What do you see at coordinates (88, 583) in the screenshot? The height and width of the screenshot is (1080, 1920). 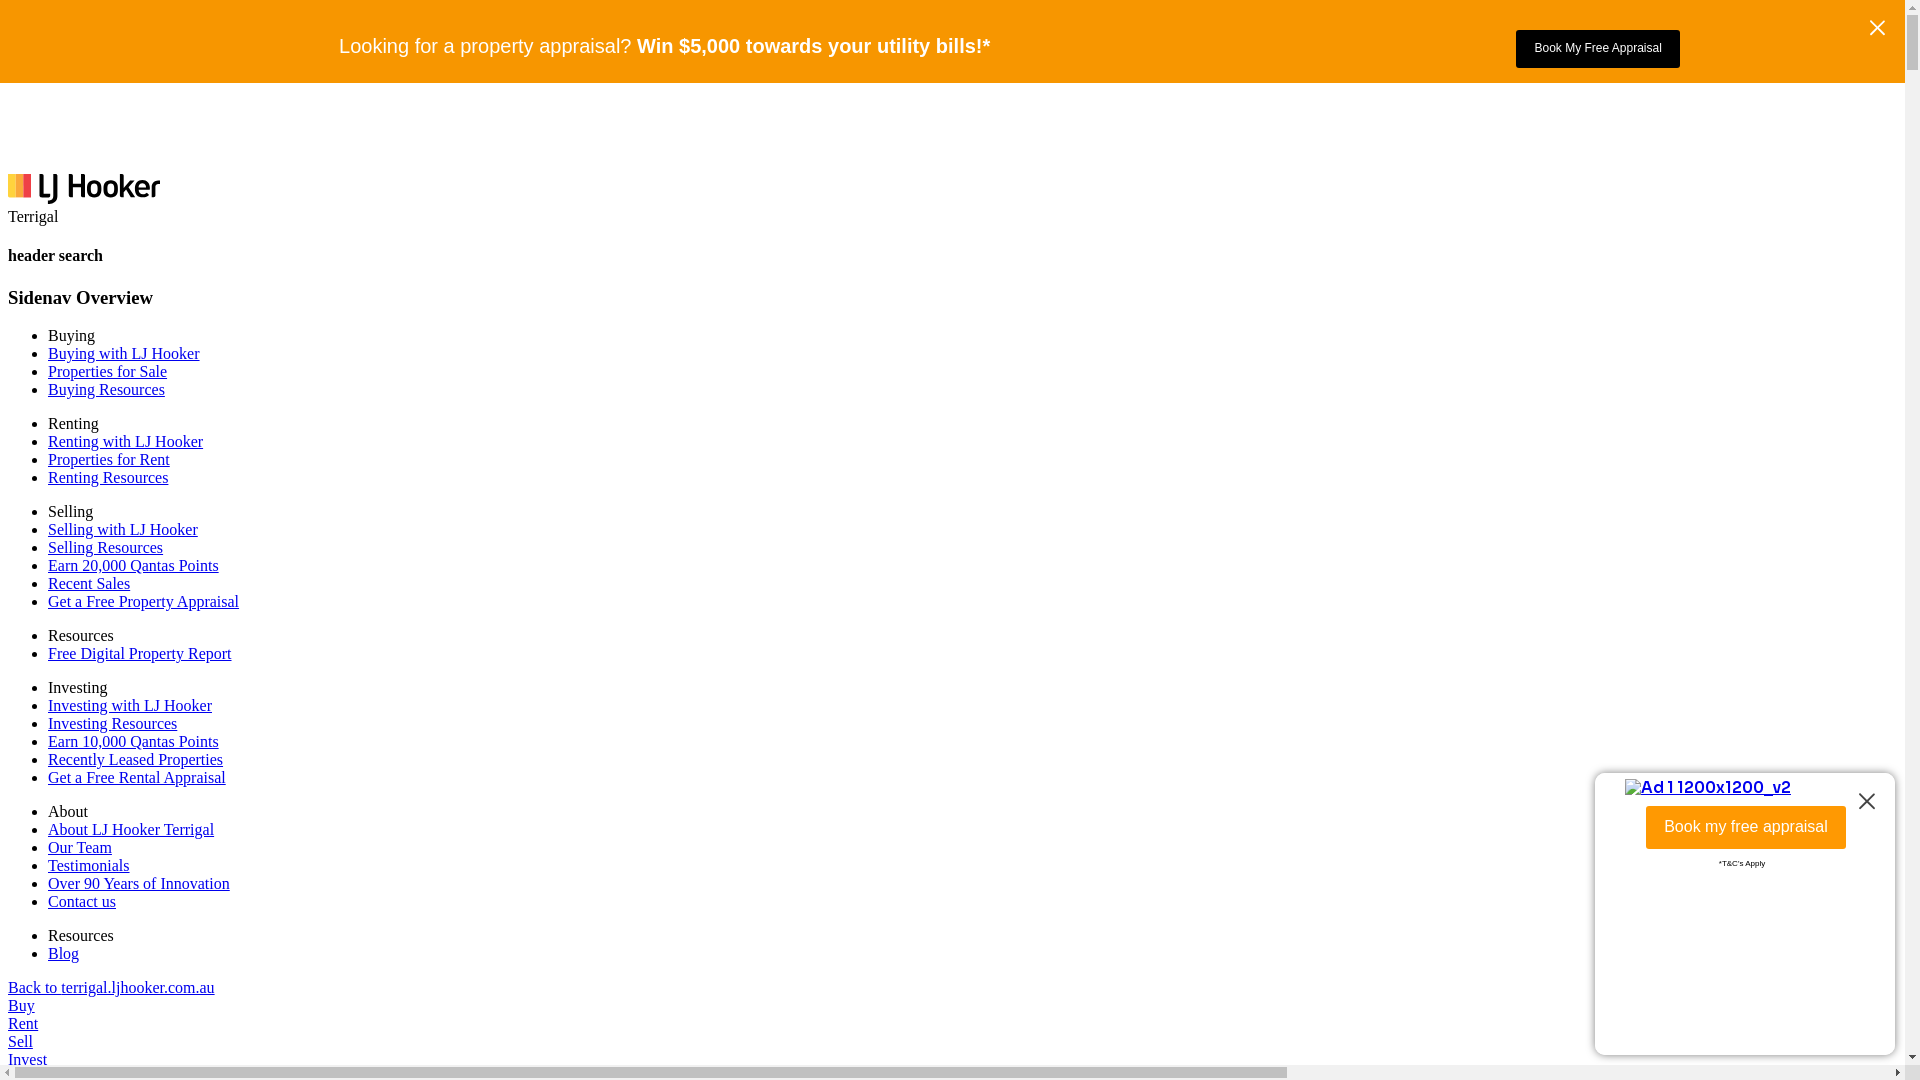 I see `'Recent Sales'` at bounding box center [88, 583].